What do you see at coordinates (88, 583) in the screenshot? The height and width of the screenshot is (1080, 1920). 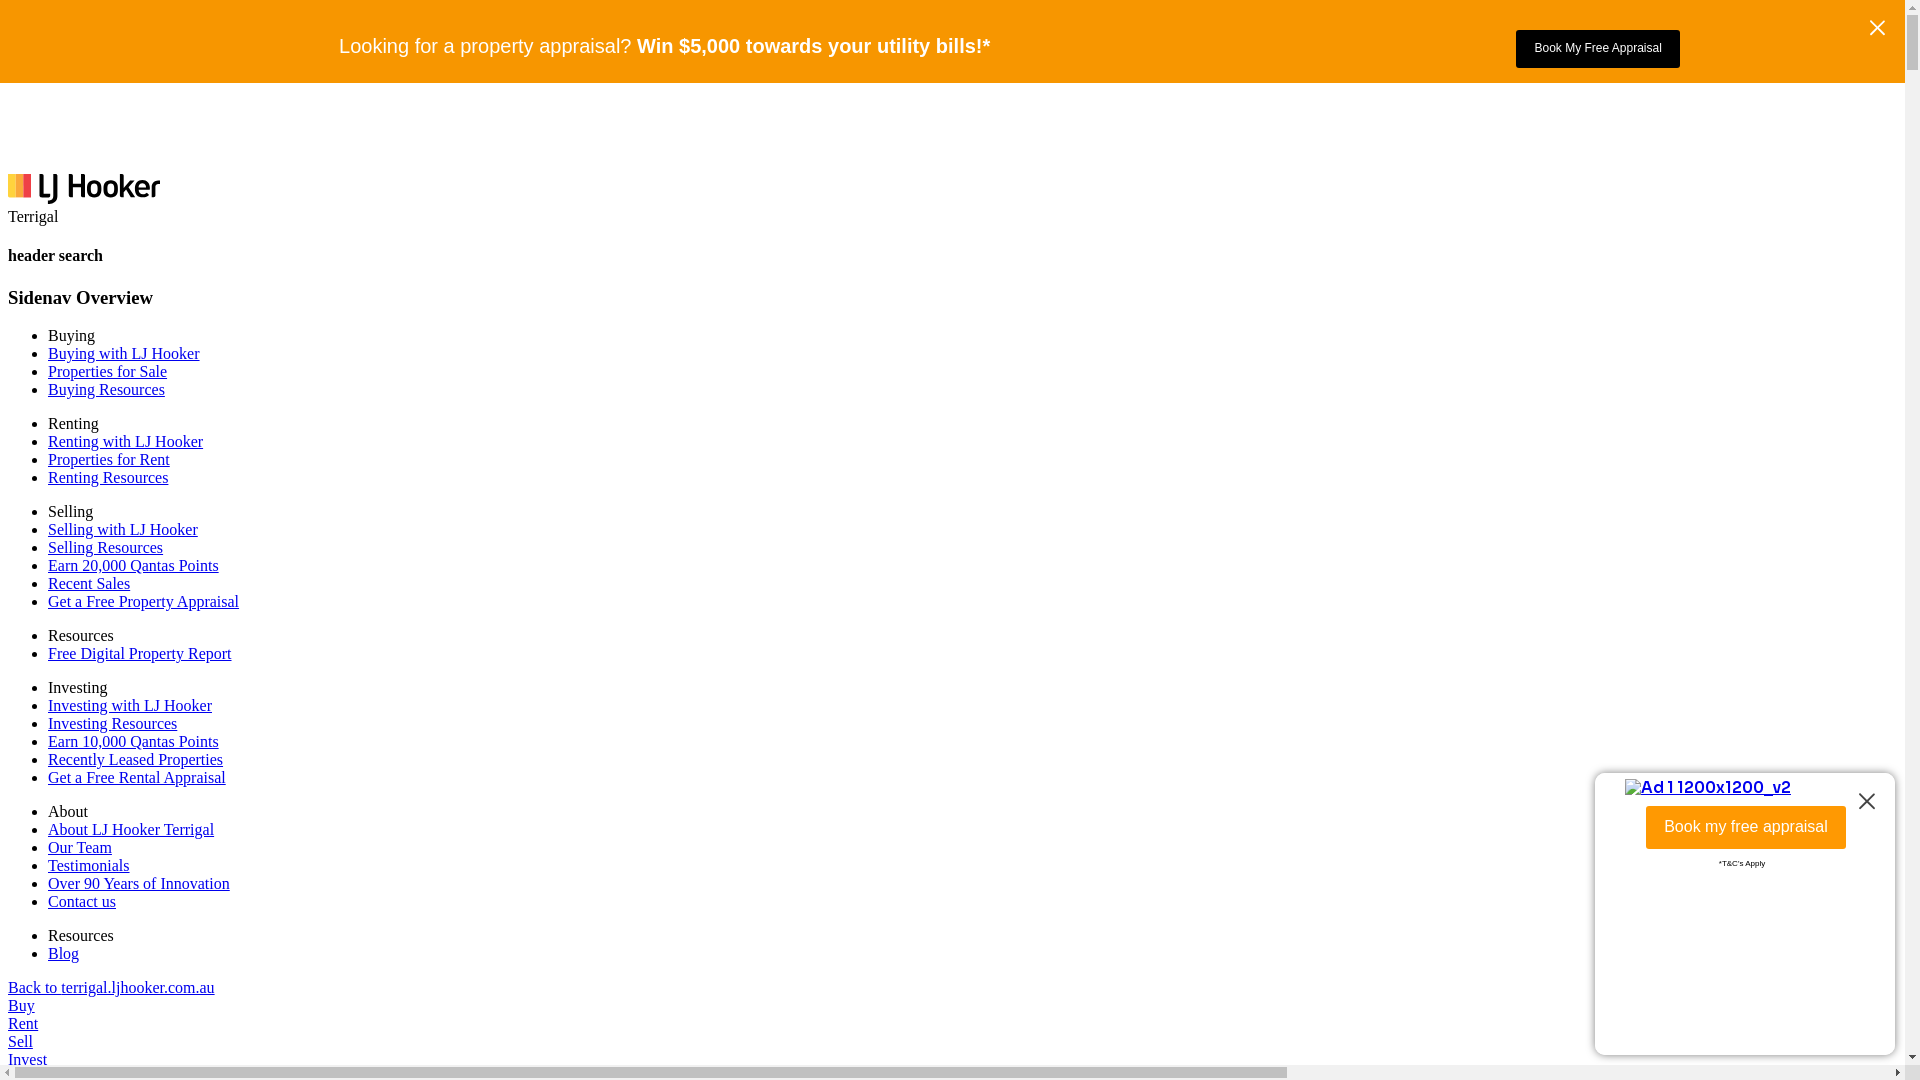 I see `'Recent Sales'` at bounding box center [88, 583].